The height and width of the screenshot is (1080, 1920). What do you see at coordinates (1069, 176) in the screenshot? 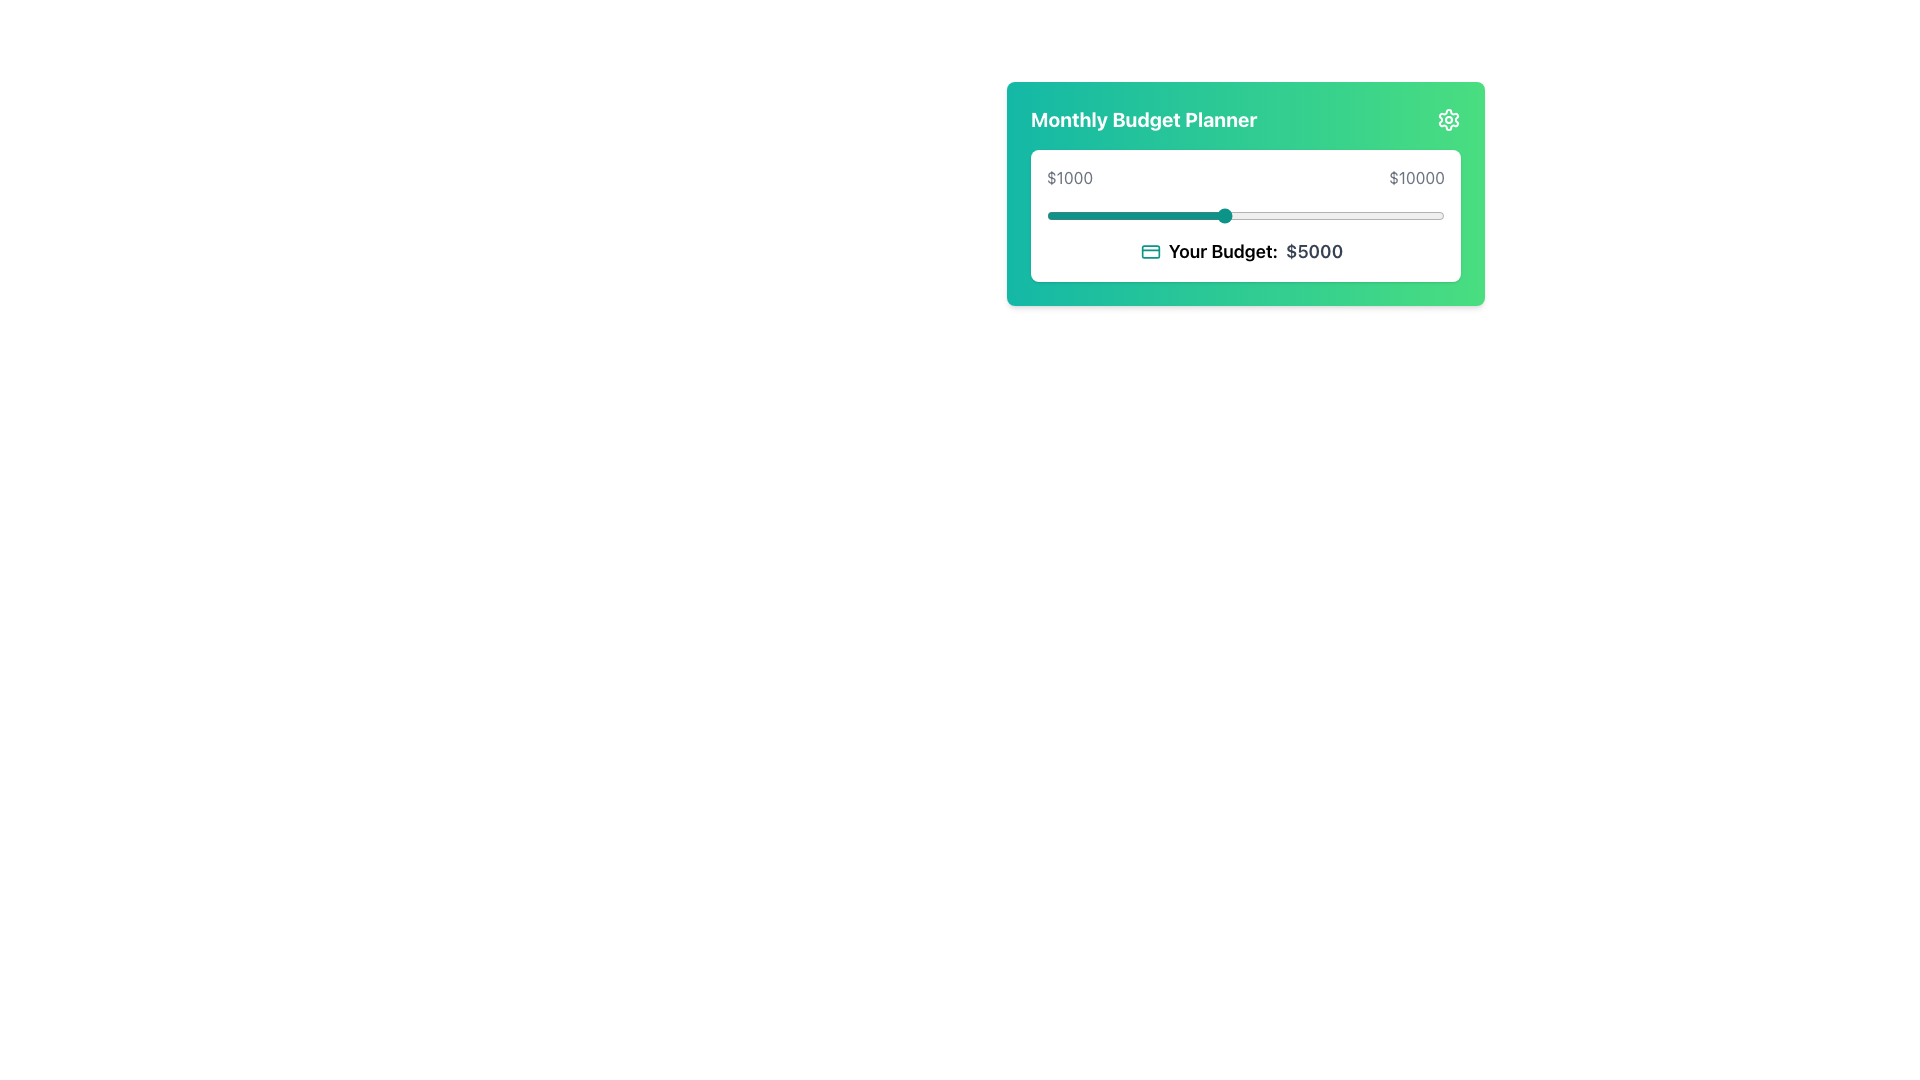
I see `the static text label displaying '$1000' in gray text, located within the 'Monthly Budget Planner' box on the left side of the slider bar` at bounding box center [1069, 176].